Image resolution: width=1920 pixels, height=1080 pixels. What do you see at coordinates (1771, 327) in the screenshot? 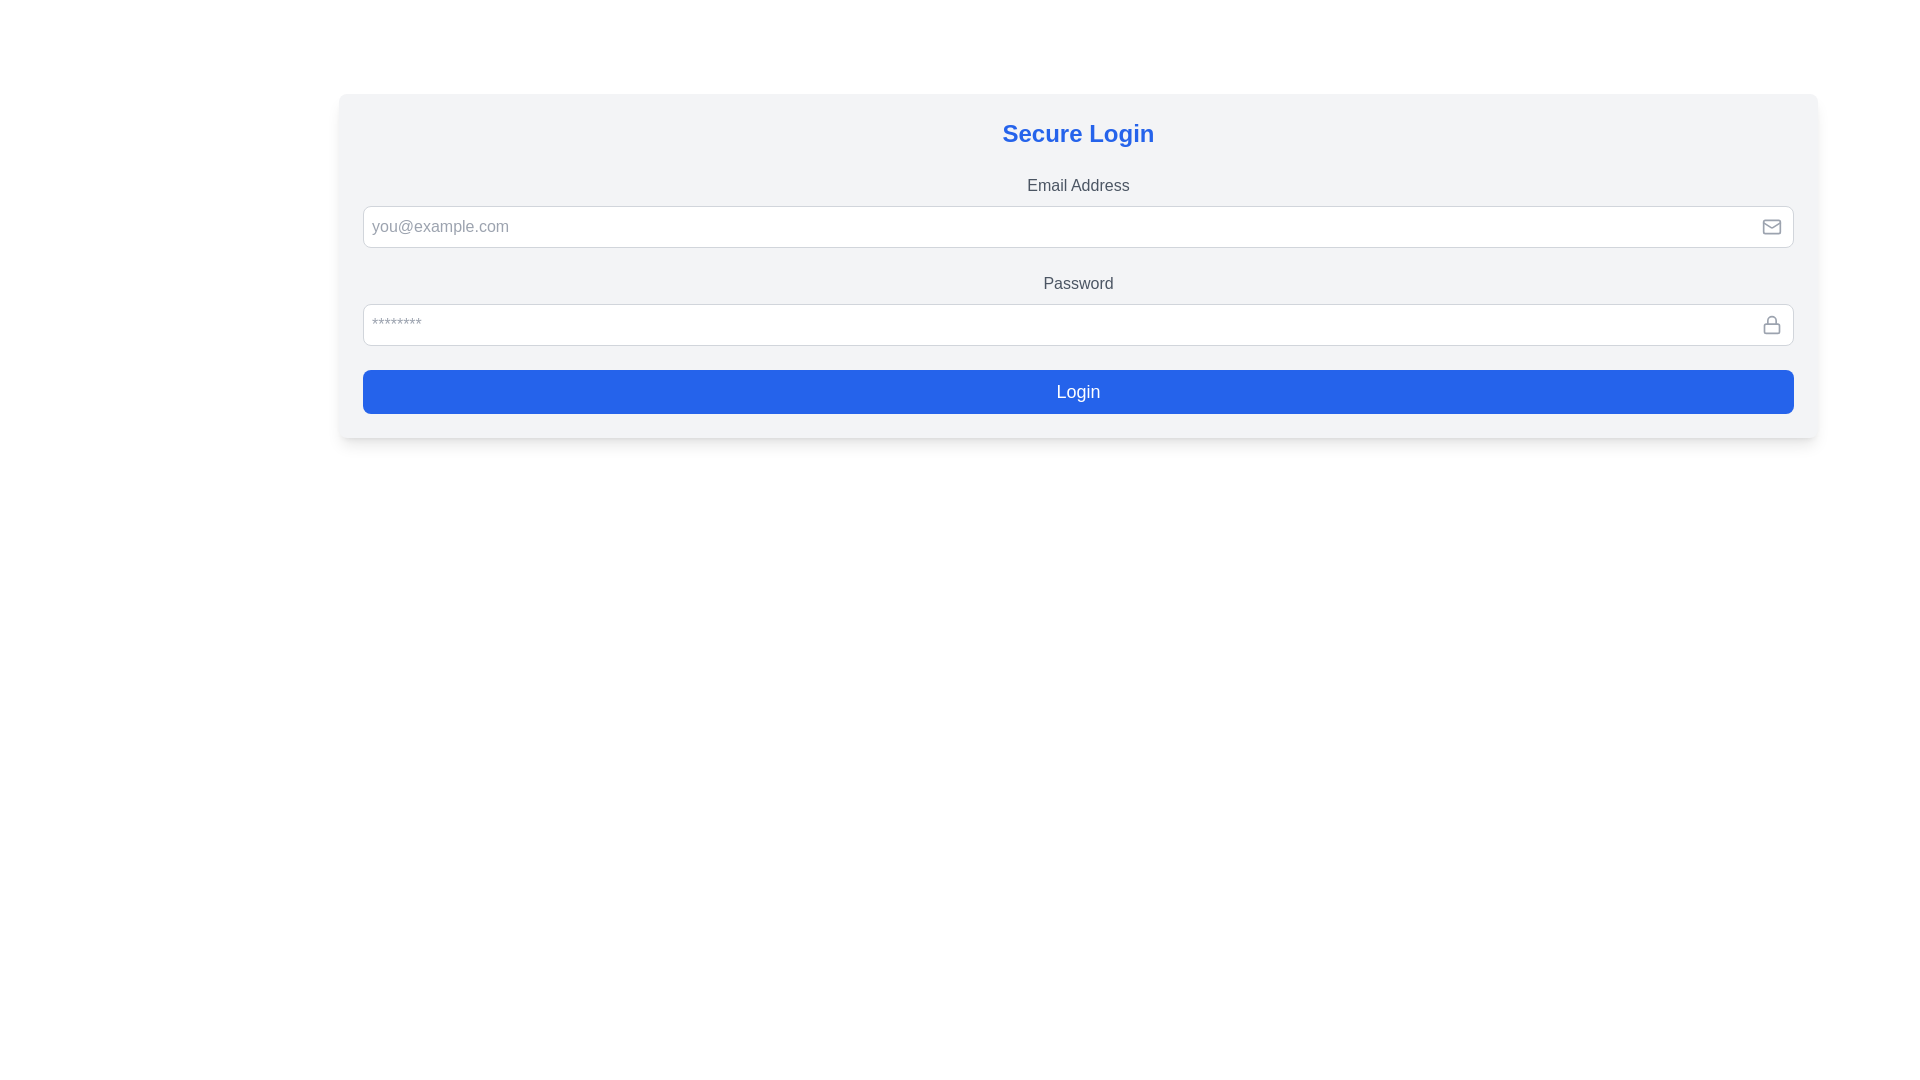
I see `the rectangular body of the lock icon, which visually represents password protection, located towards the right-hand side of the password input field` at bounding box center [1771, 327].